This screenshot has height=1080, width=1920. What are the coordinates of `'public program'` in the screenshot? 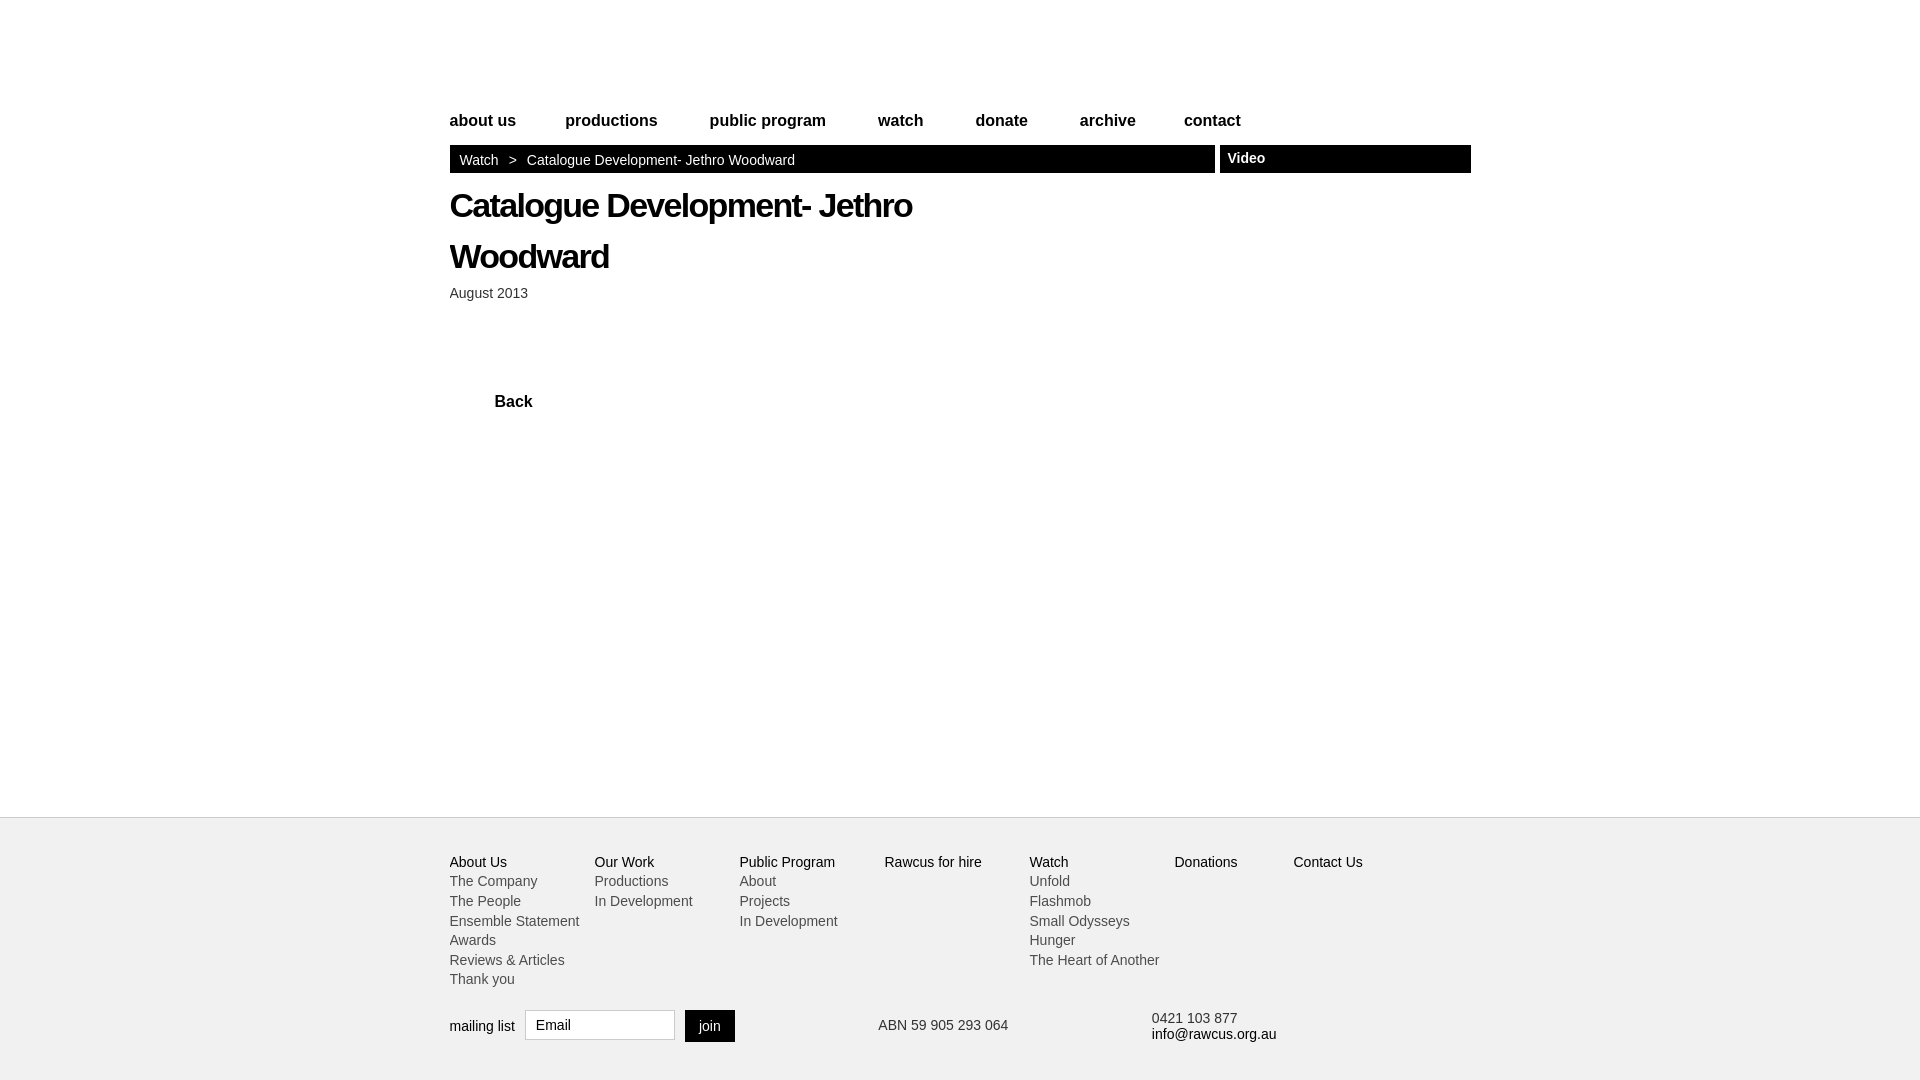 It's located at (767, 129).